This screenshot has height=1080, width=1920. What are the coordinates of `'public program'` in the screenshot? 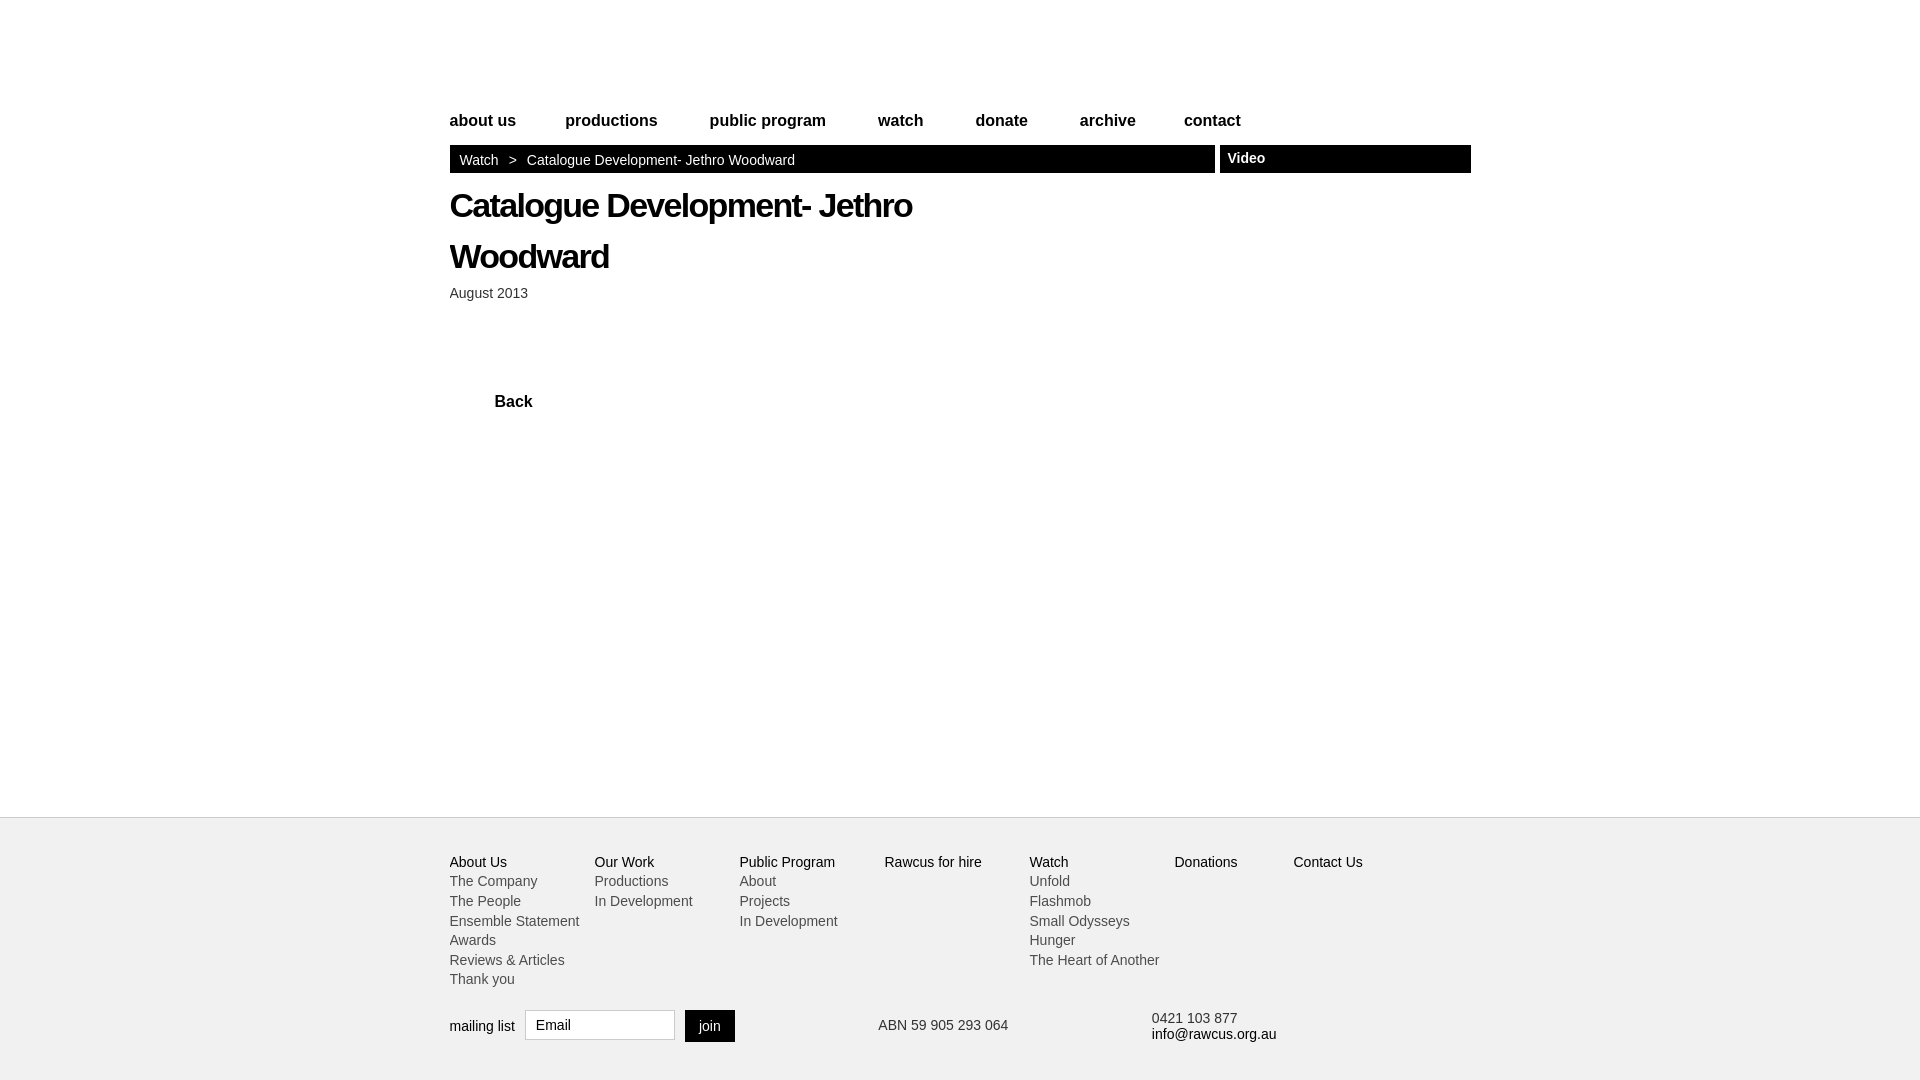 It's located at (767, 129).